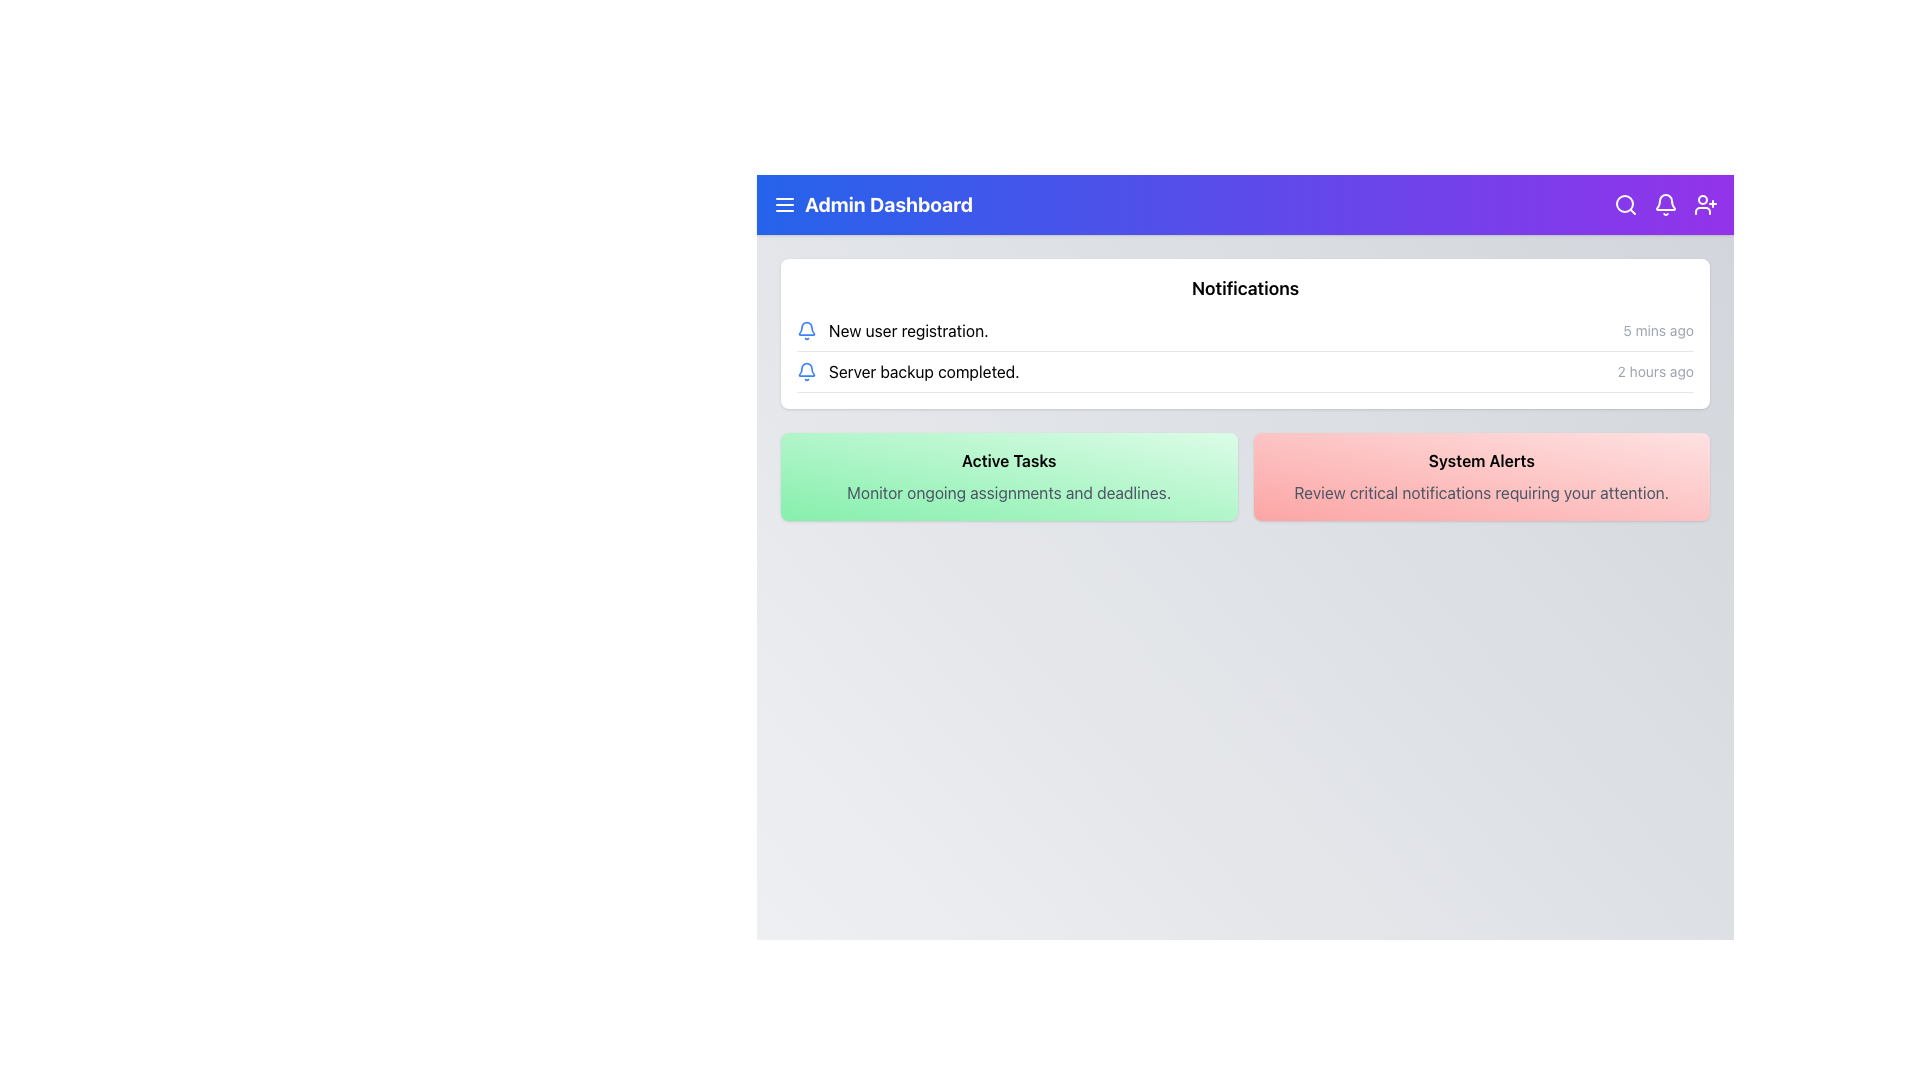 This screenshot has height=1080, width=1920. Describe the element at coordinates (1626, 204) in the screenshot. I see `the magnifying glass icon button with a white outline and purple background located in the top-right corner of the header bar` at that location.